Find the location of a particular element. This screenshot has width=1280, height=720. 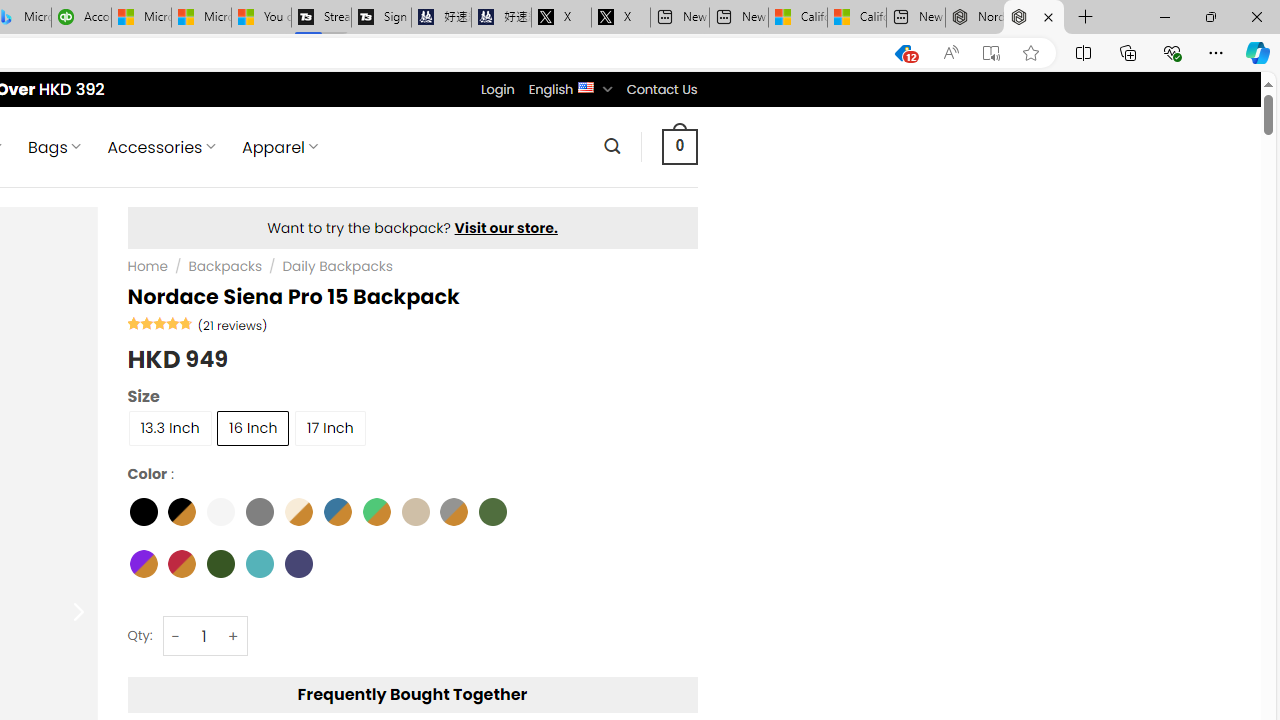

'-' is located at coordinates (176, 636).